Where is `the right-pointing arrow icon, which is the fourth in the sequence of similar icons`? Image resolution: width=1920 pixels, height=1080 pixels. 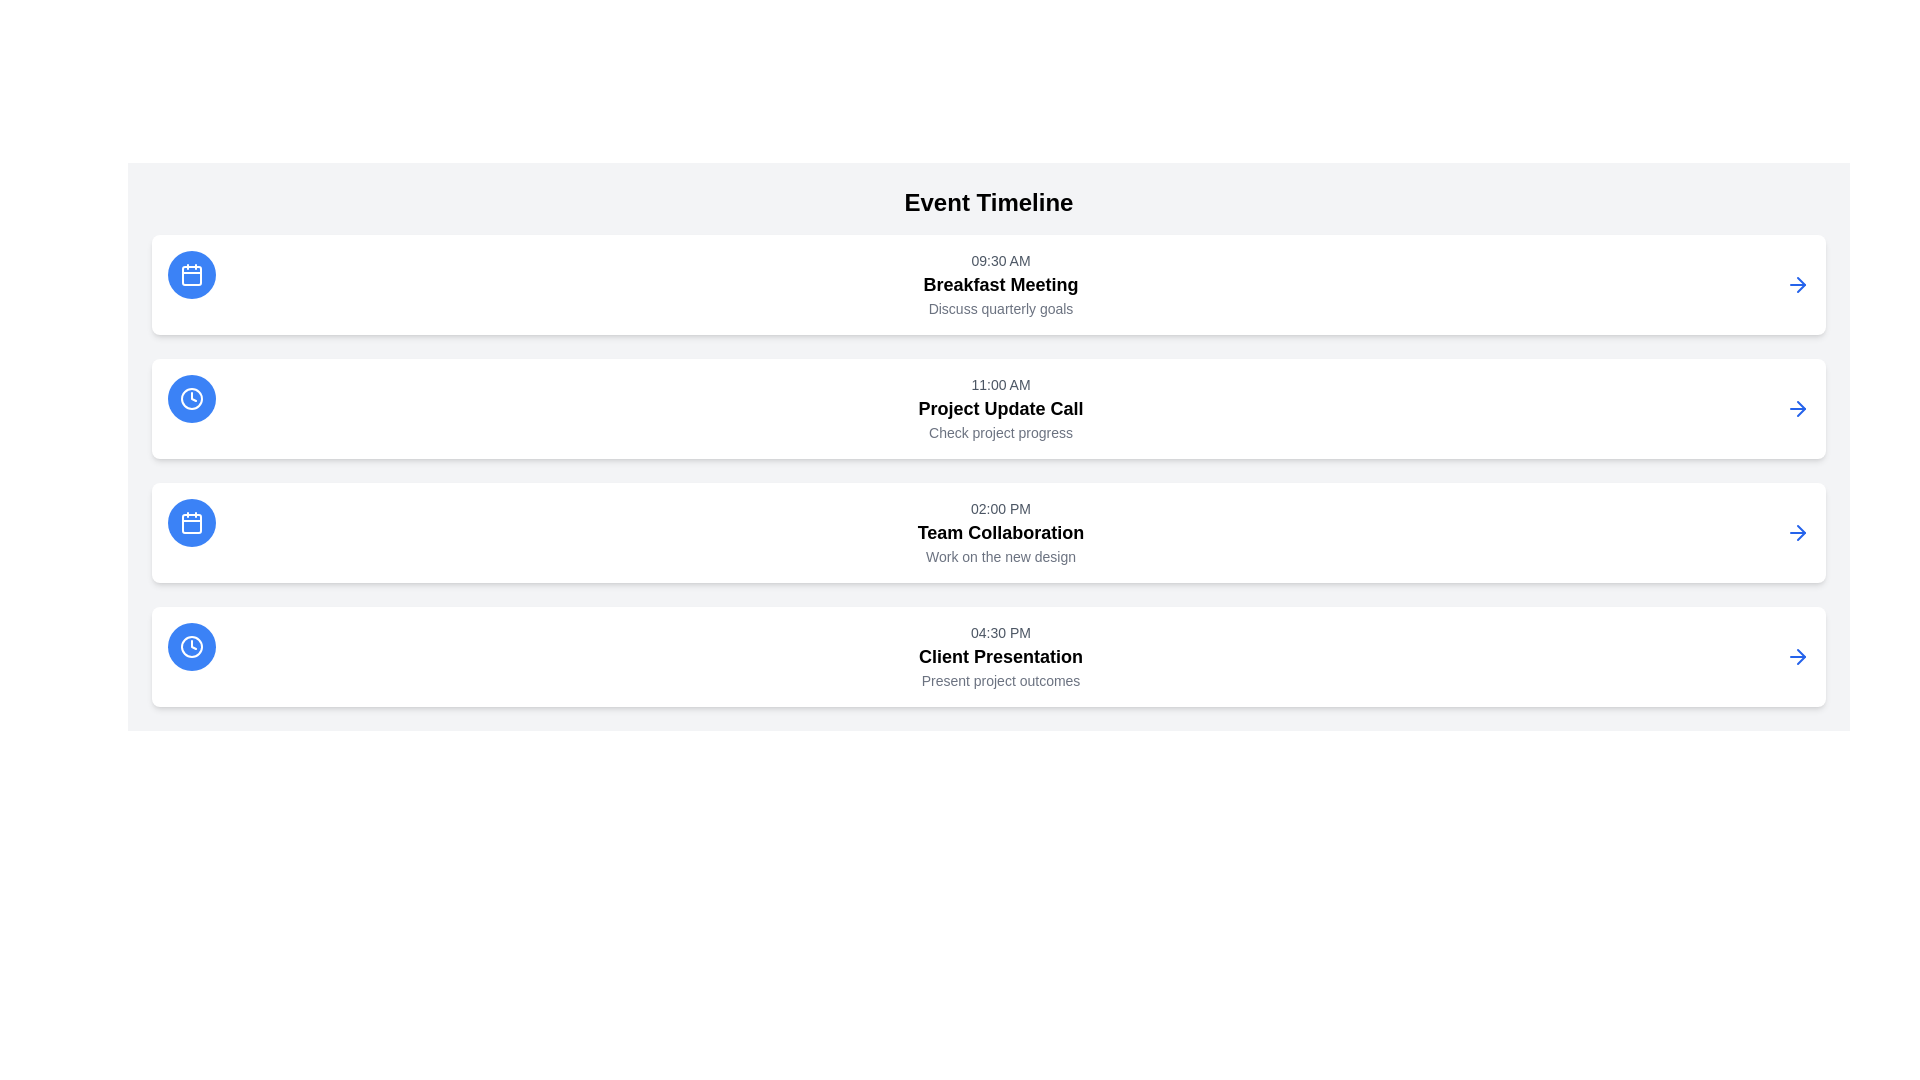
the right-pointing arrow icon, which is the fourth in the sequence of similar icons is located at coordinates (1798, 407).